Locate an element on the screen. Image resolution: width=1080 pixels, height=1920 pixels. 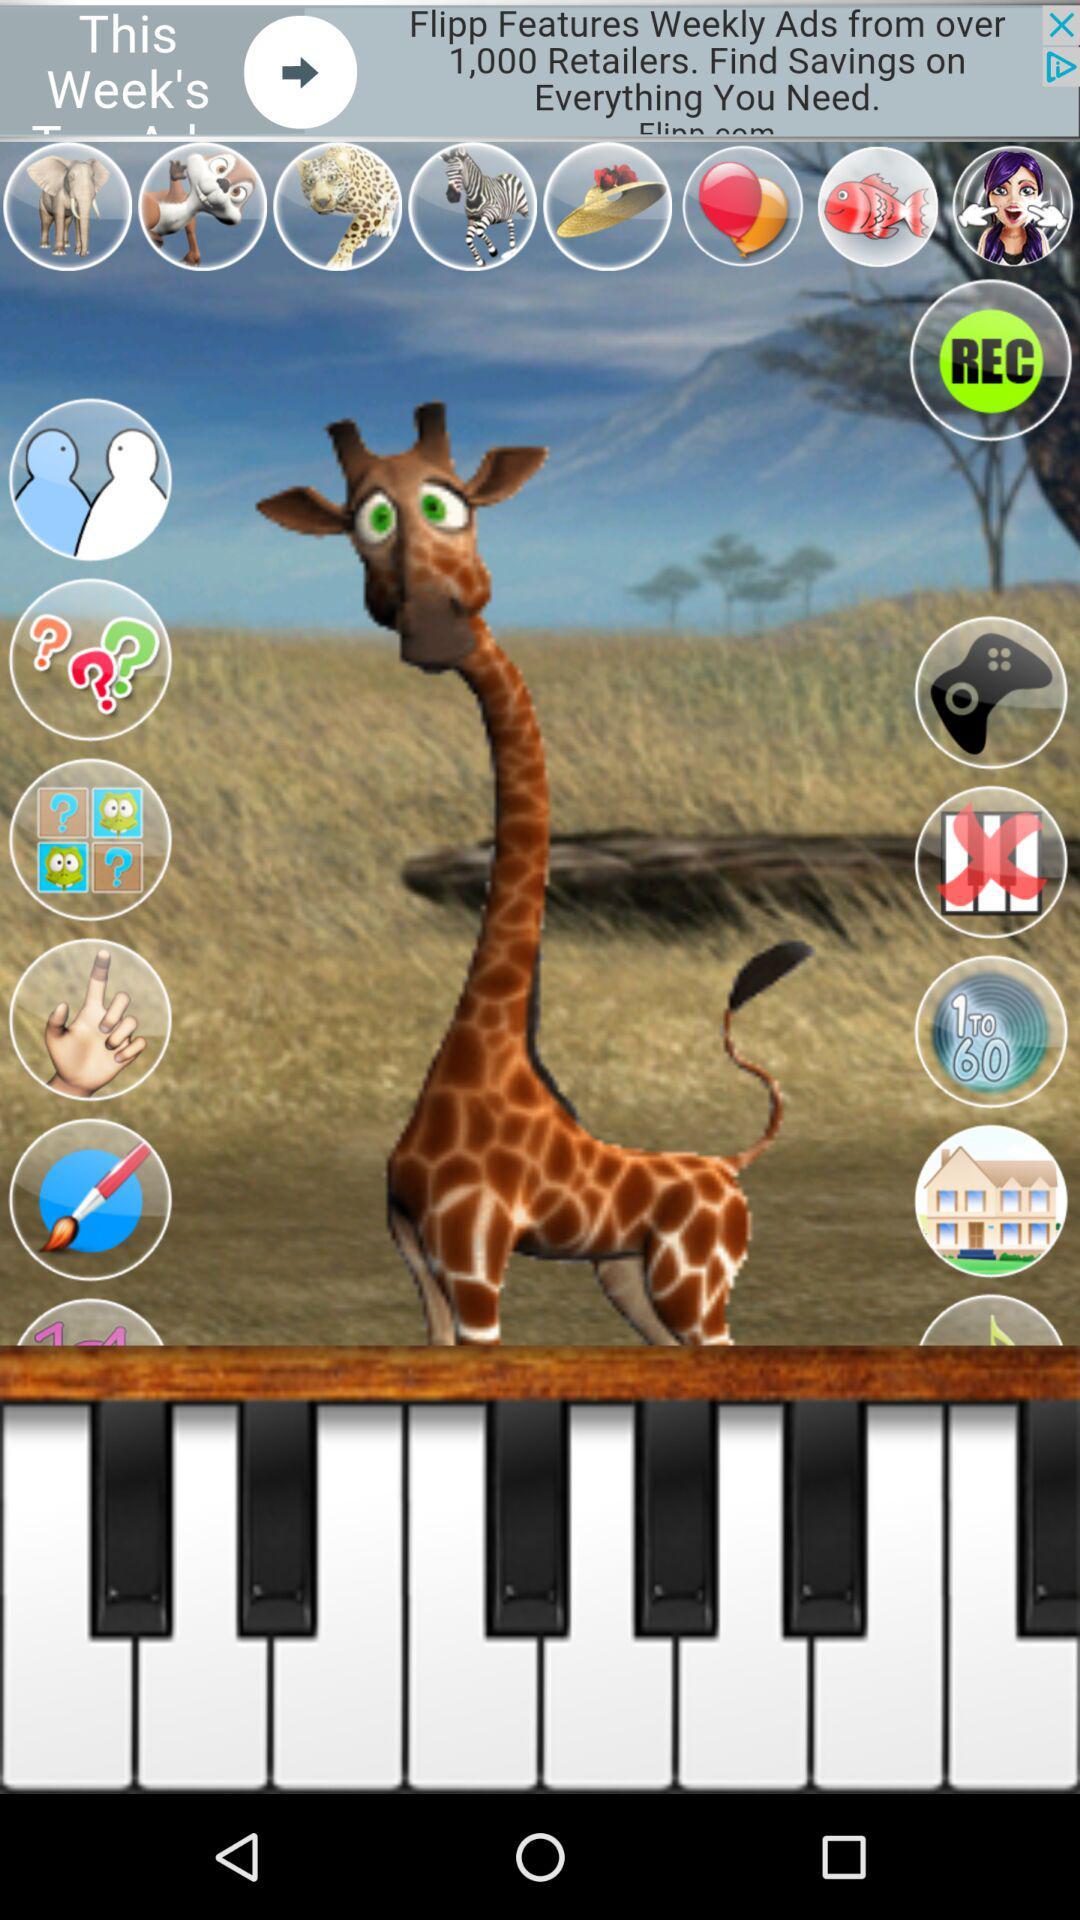
the icon which is left side of the hat is located at coordinates (472, 206).